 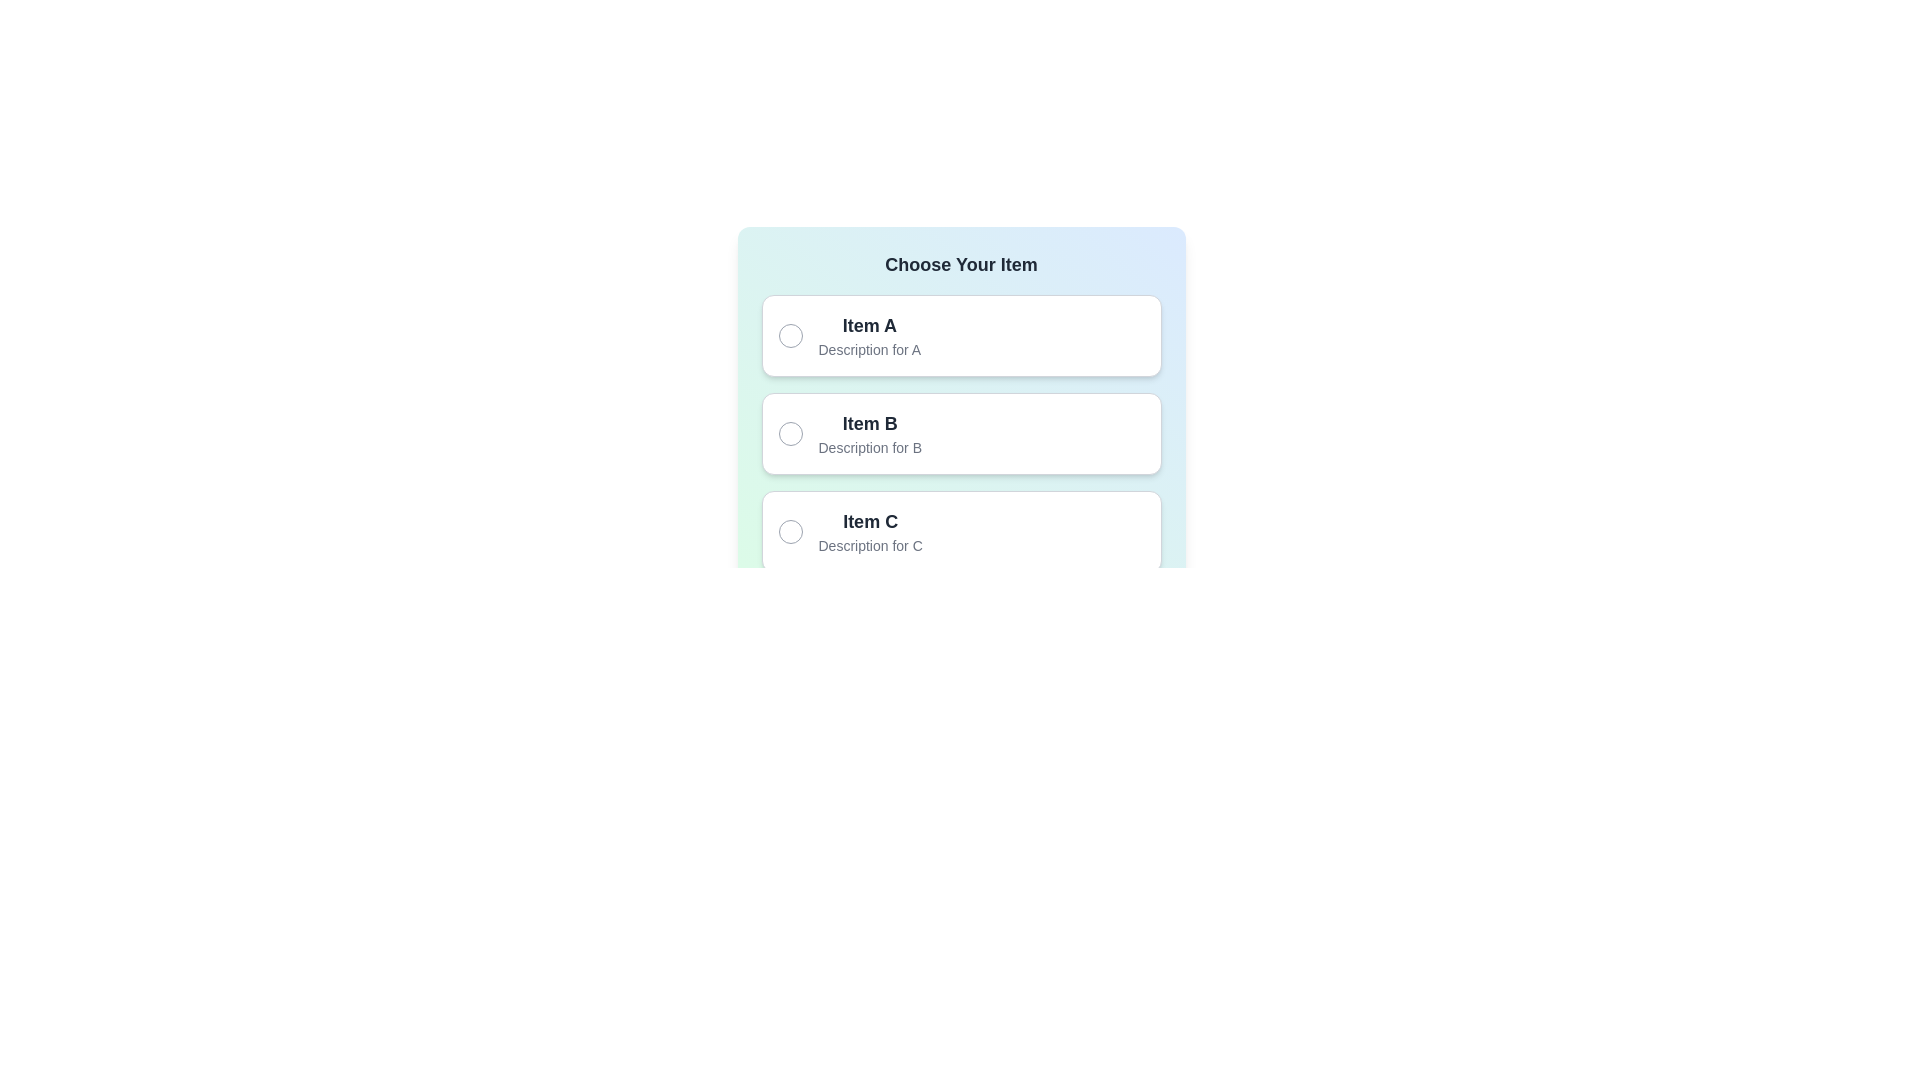 I want to click on text label for 'Item C', which is the third selectable item in the list, positioned below 'Item B' and above additional content, so click(x=870, y=531).